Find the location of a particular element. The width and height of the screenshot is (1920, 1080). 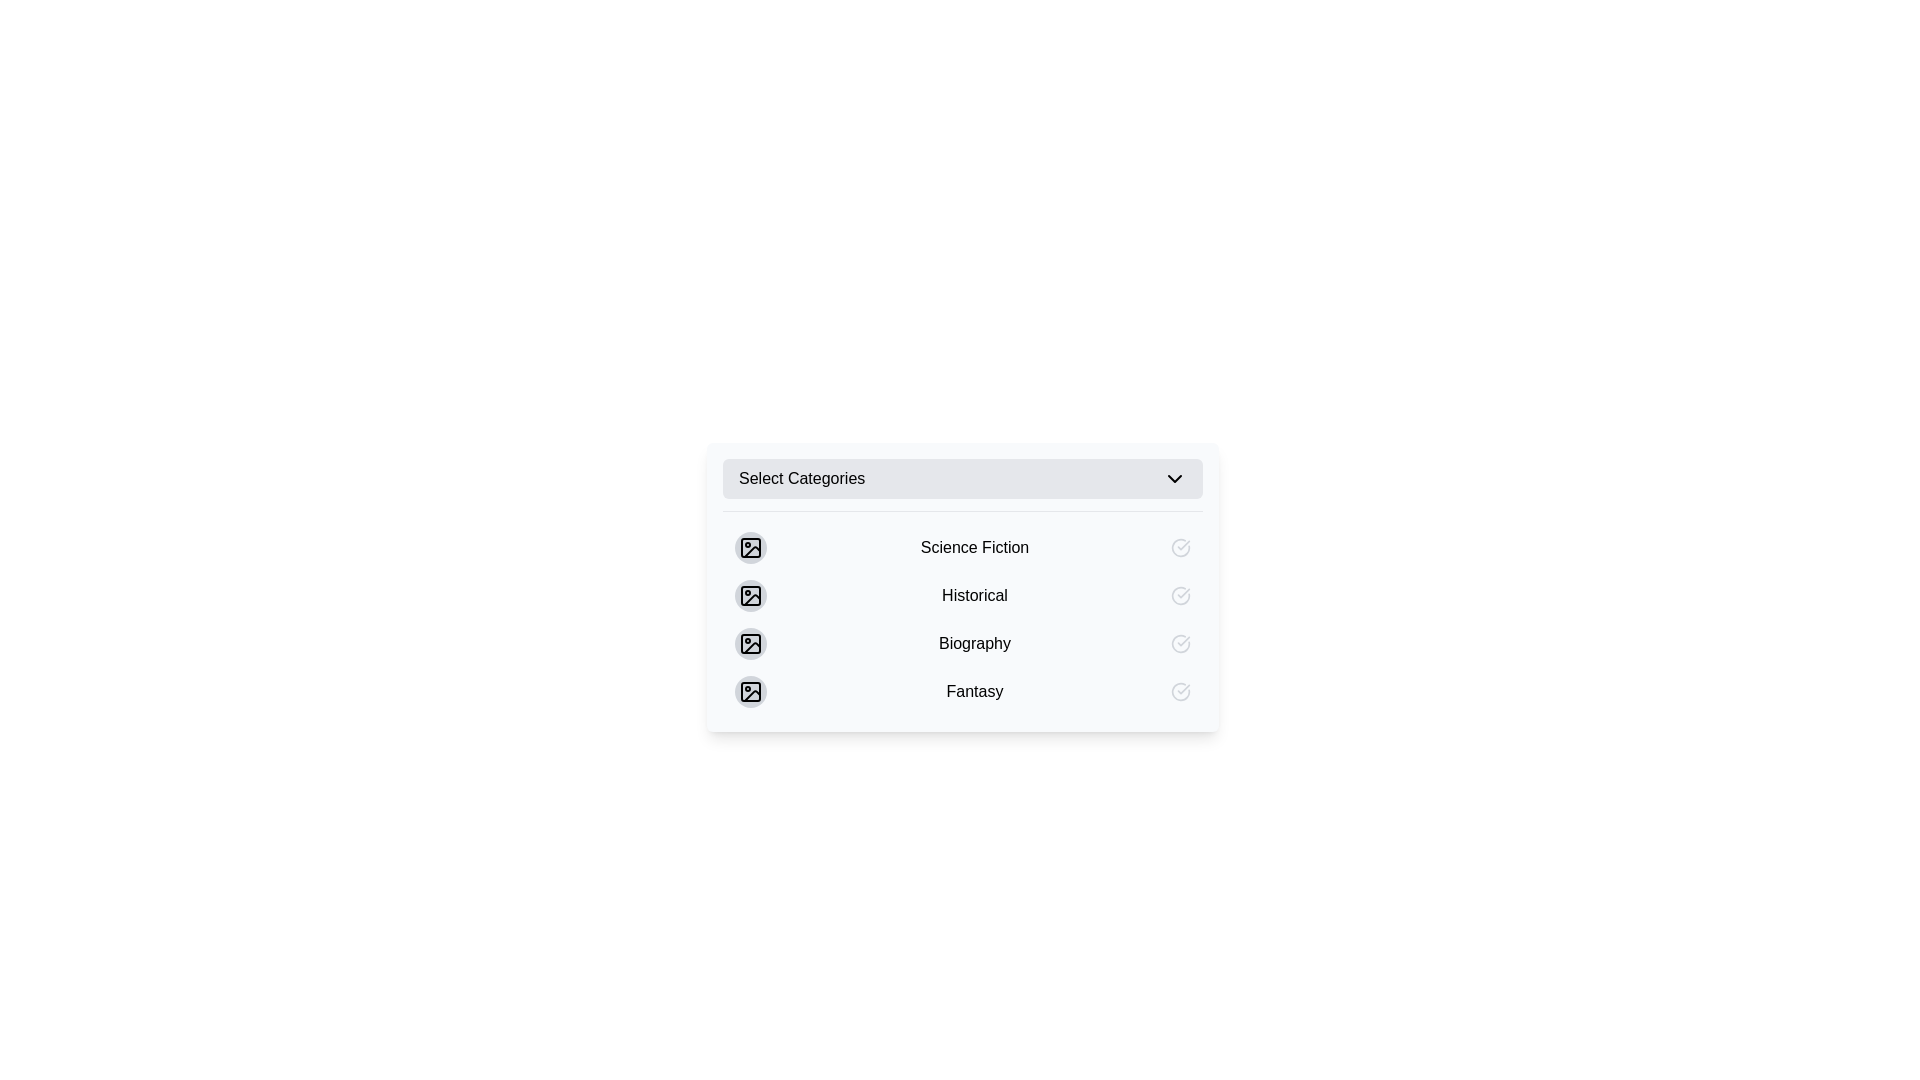

the third icon representing the 'Fantasy' category, which visually indicates the content of this category is located at coordinates (751, 695).